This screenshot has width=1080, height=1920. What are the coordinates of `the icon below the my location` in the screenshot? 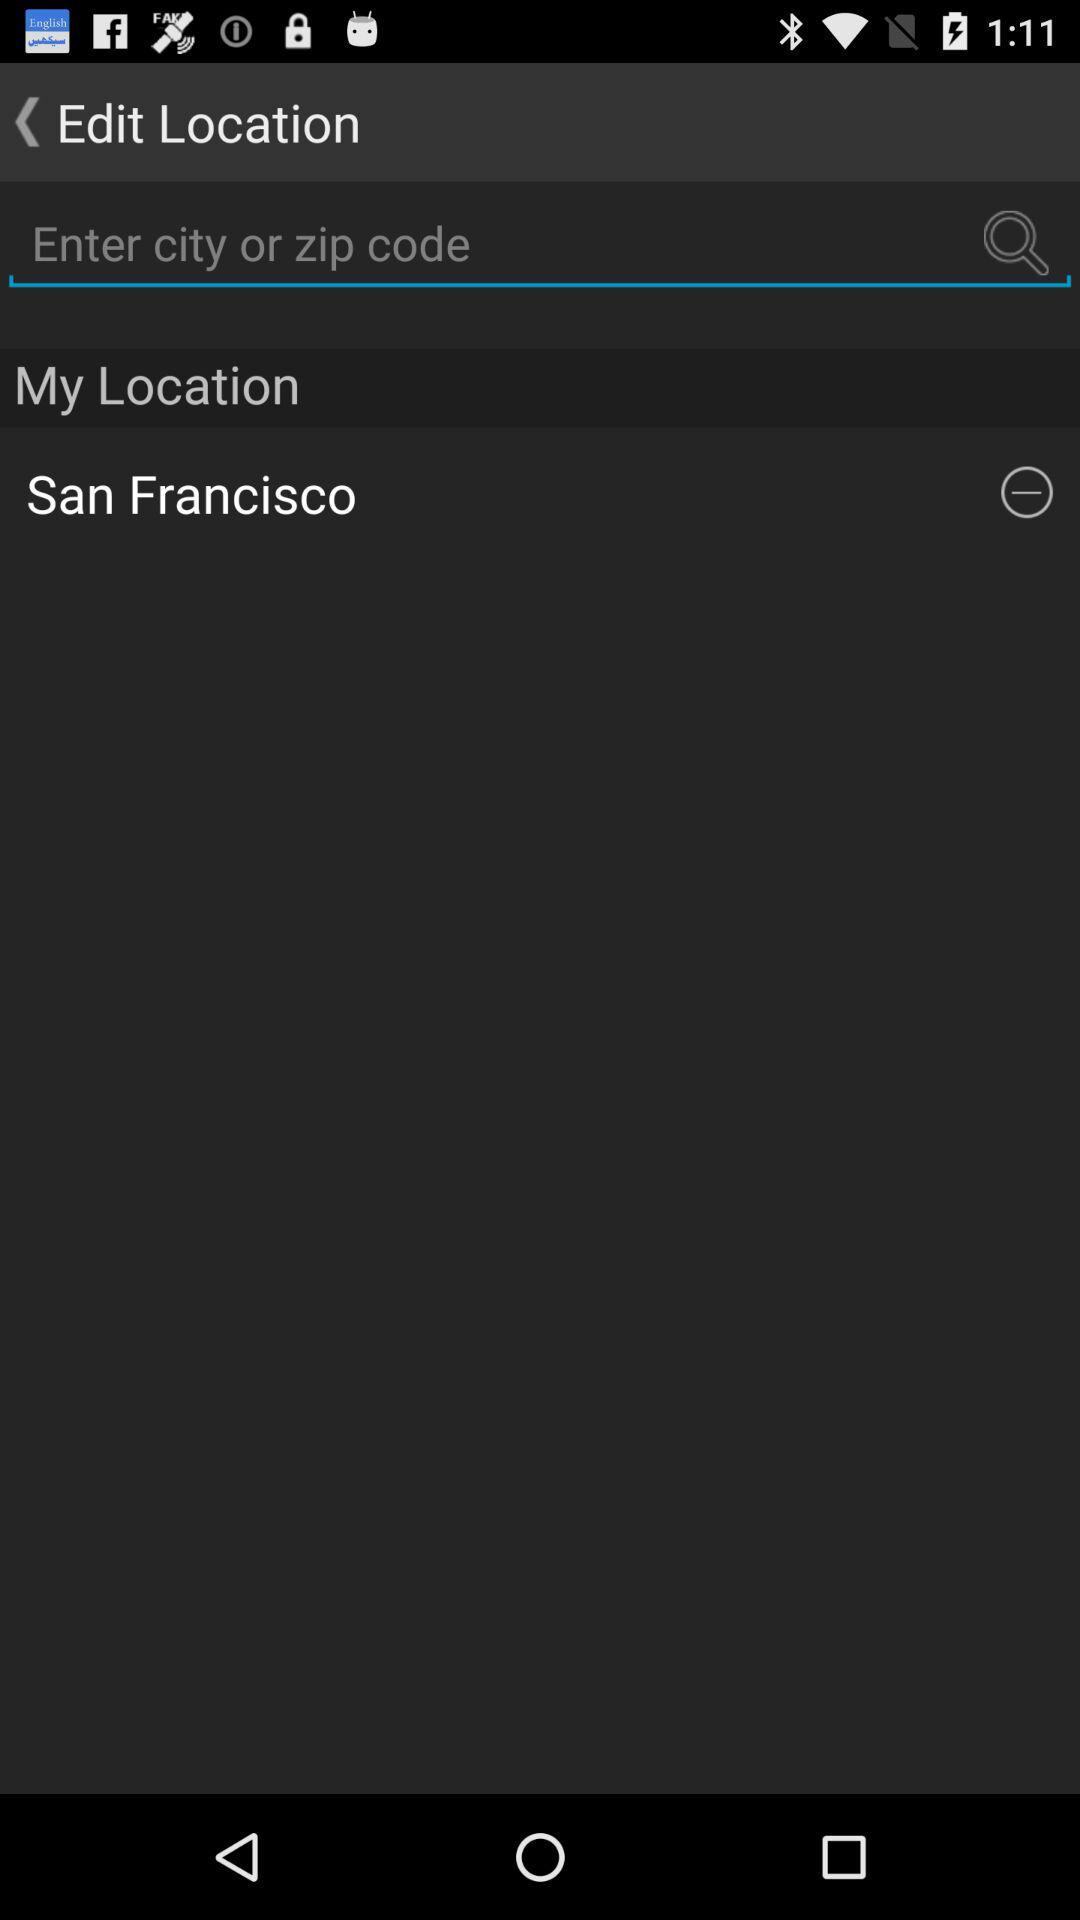 It's located at (1027, 492).